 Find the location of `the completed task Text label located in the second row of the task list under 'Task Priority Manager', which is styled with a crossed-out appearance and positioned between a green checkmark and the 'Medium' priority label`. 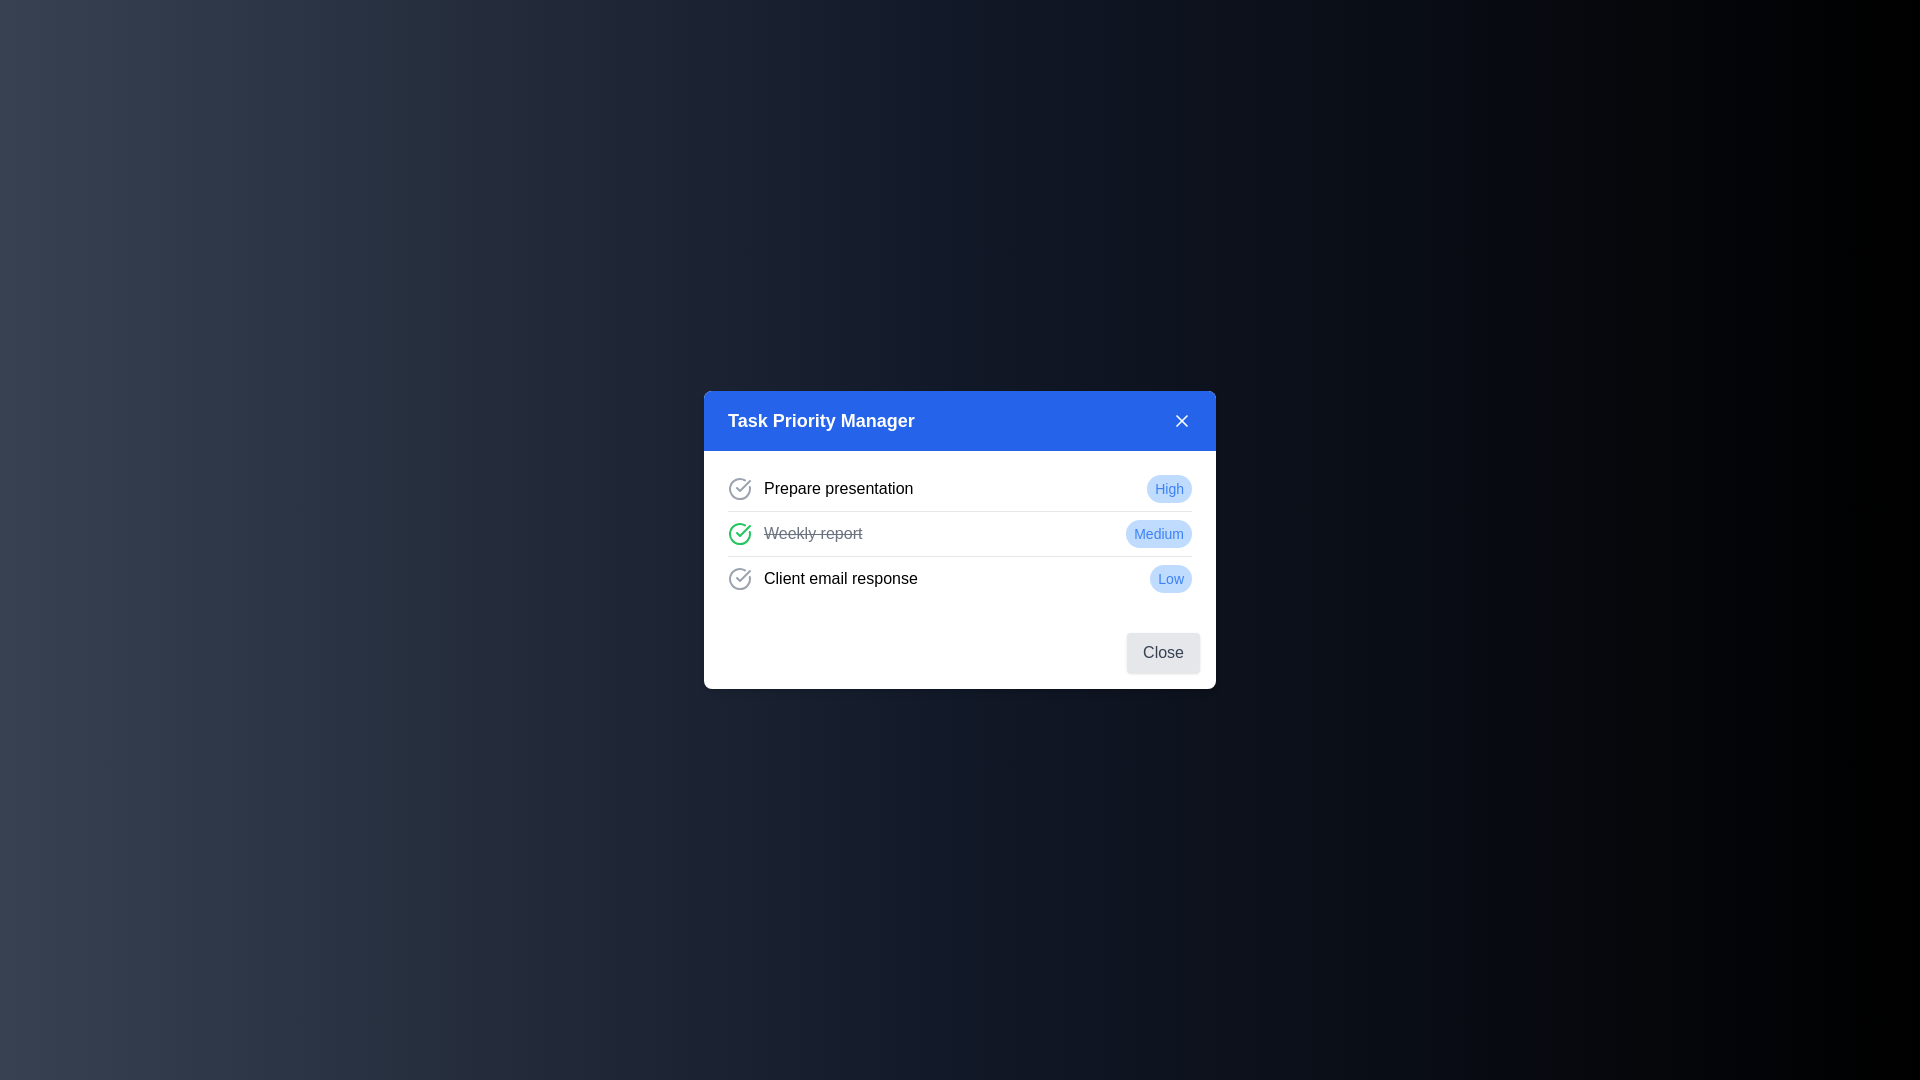

the completed task Text label located in the second row of the task list under 'Task Priority Manager', which is styled with a crossed-out appearance and positioned between a green checkmark and the 'Medium' priority label is located at coordinates (813, 532).